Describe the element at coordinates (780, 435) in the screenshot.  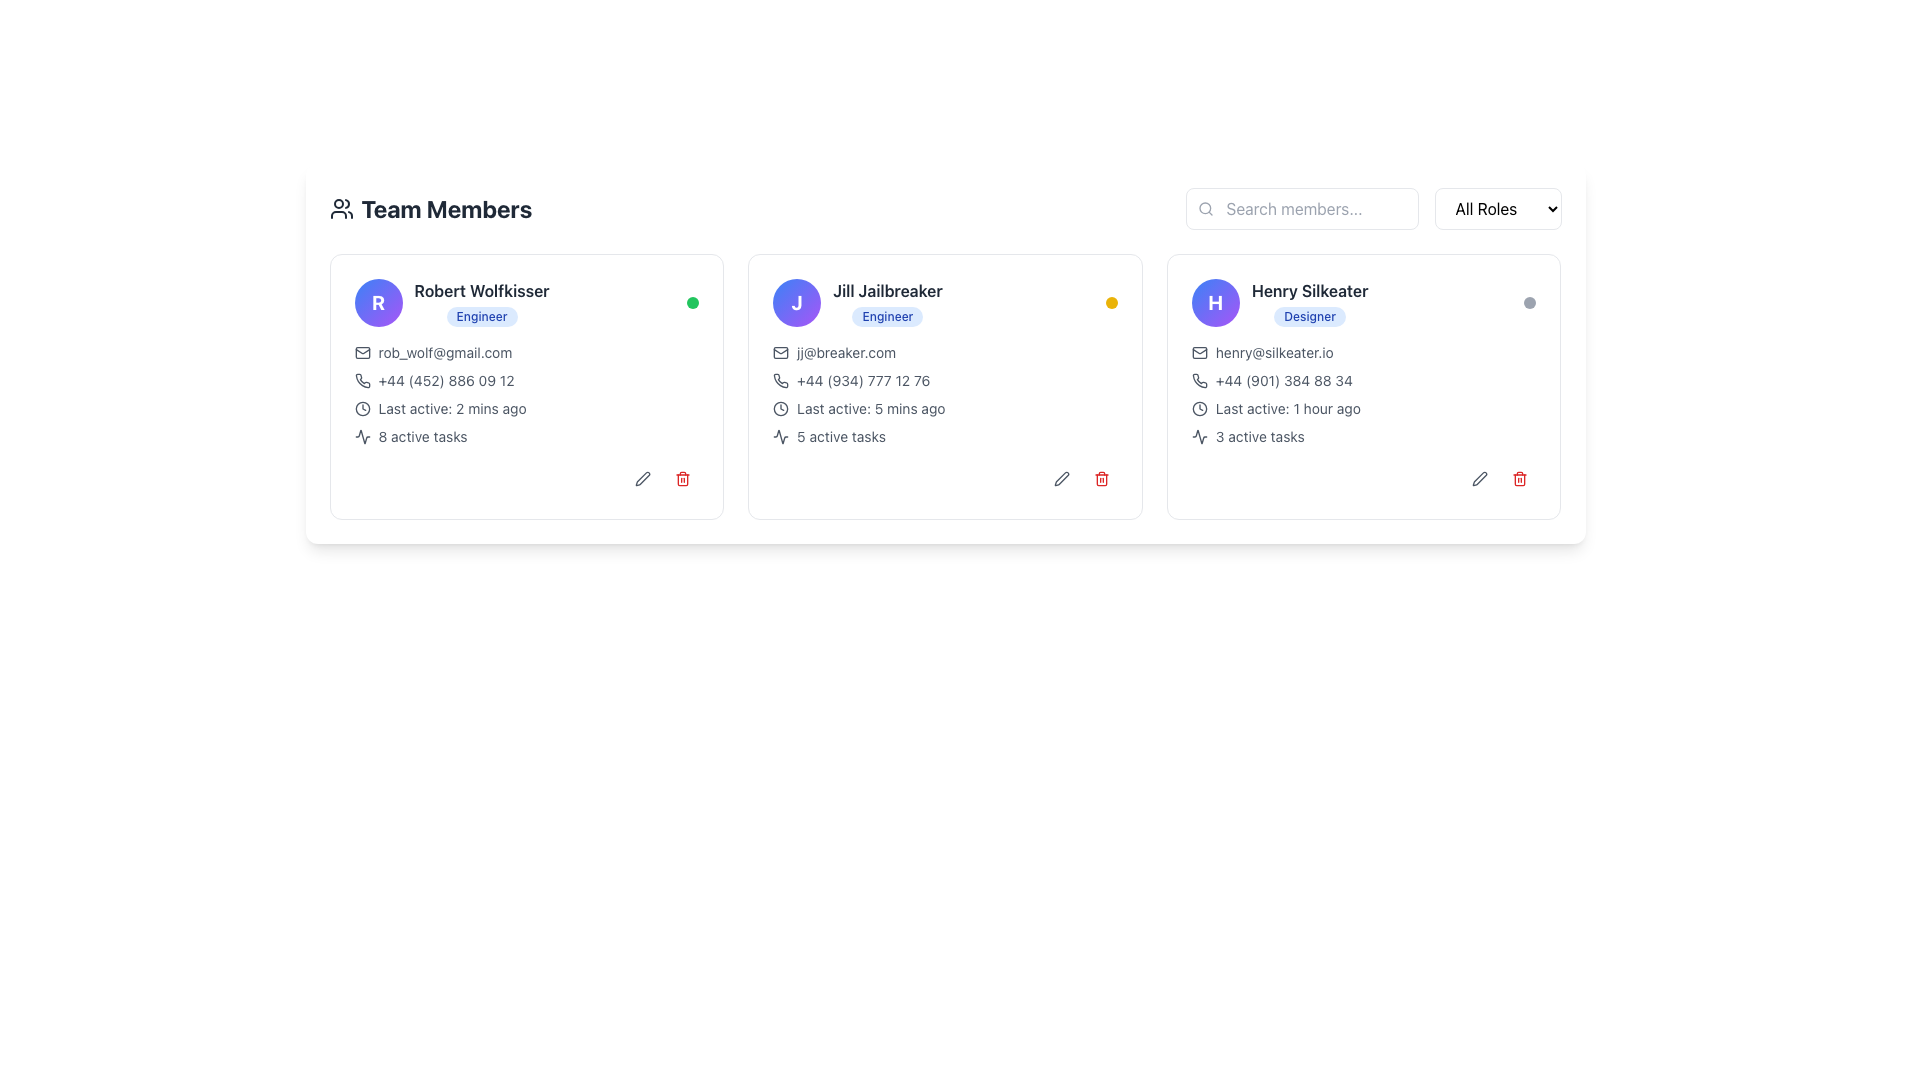
I see `the wave or activity graph icon located to the left of the '5 active tasks' text in the middle card of the second column` at that location.